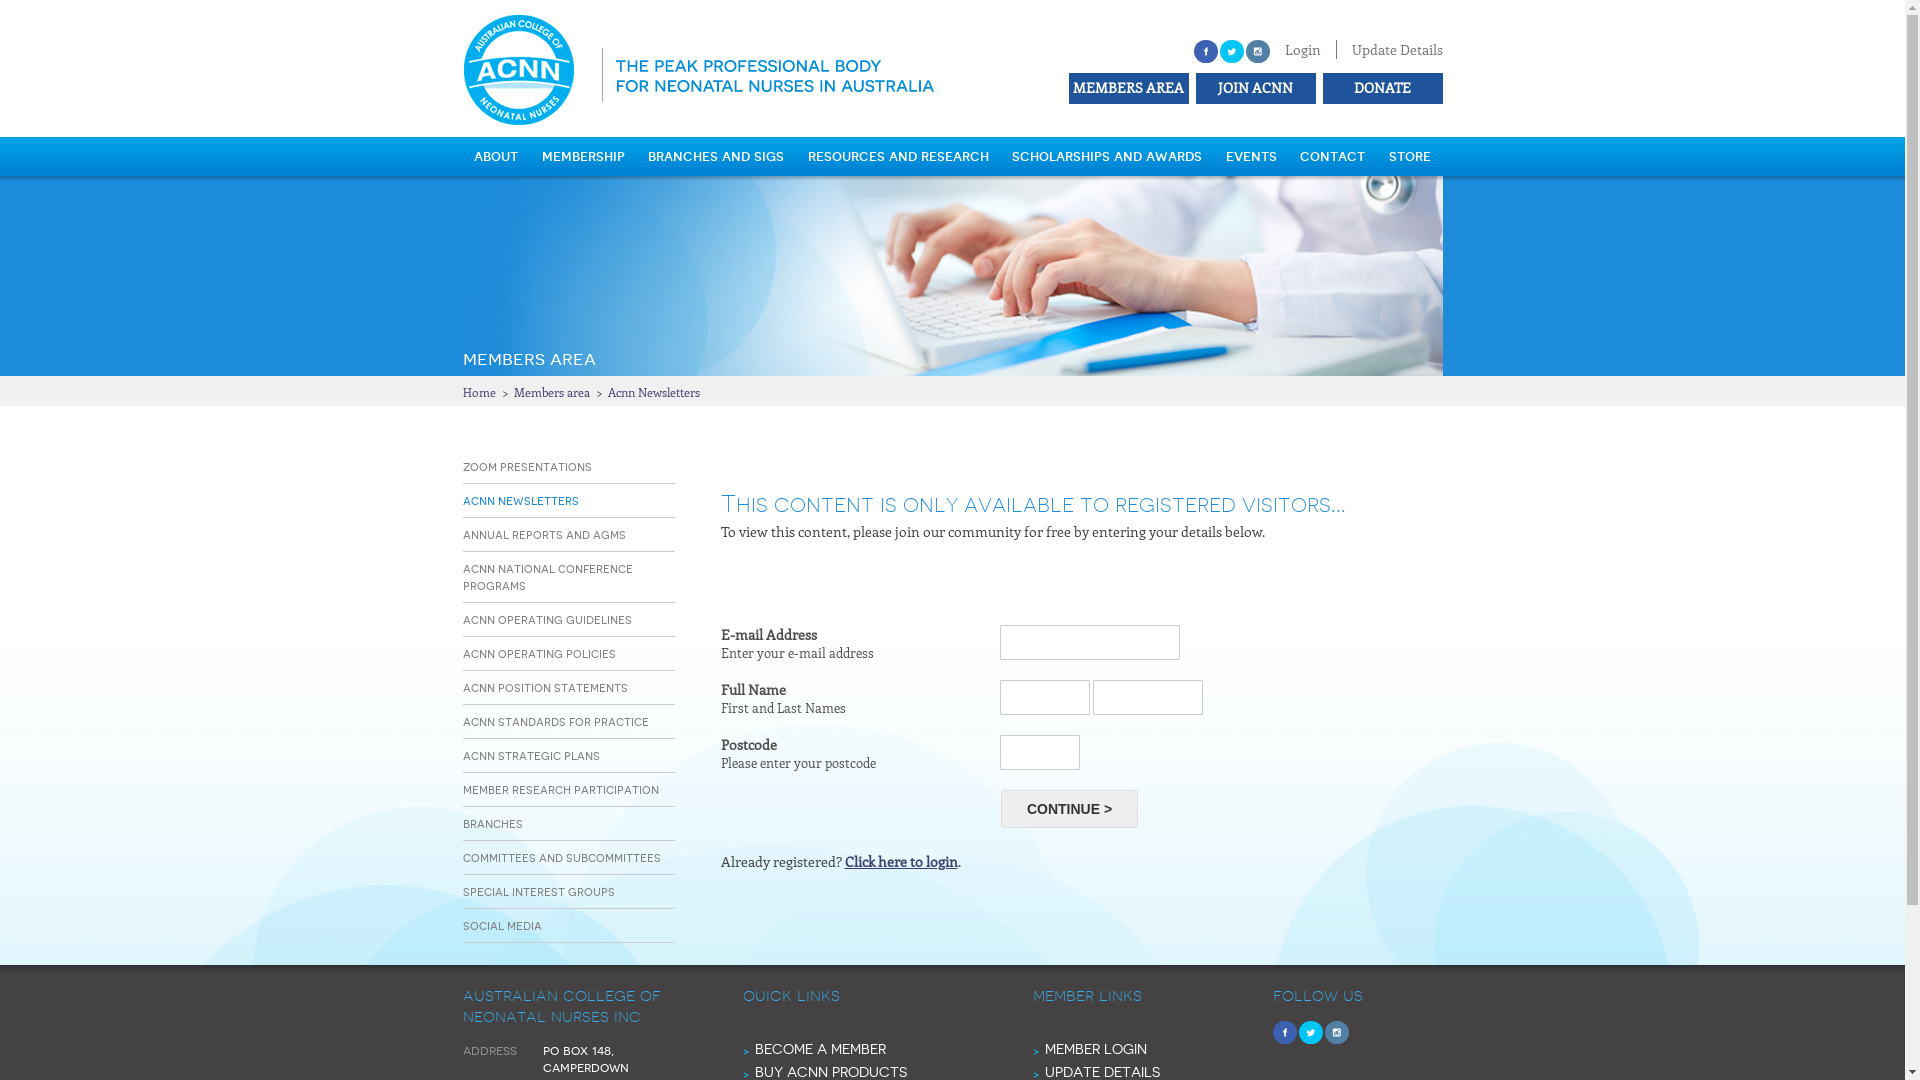 This screenshot has height=1080, width=1920. I want to click on 'Twitter', so click(1231, 50).